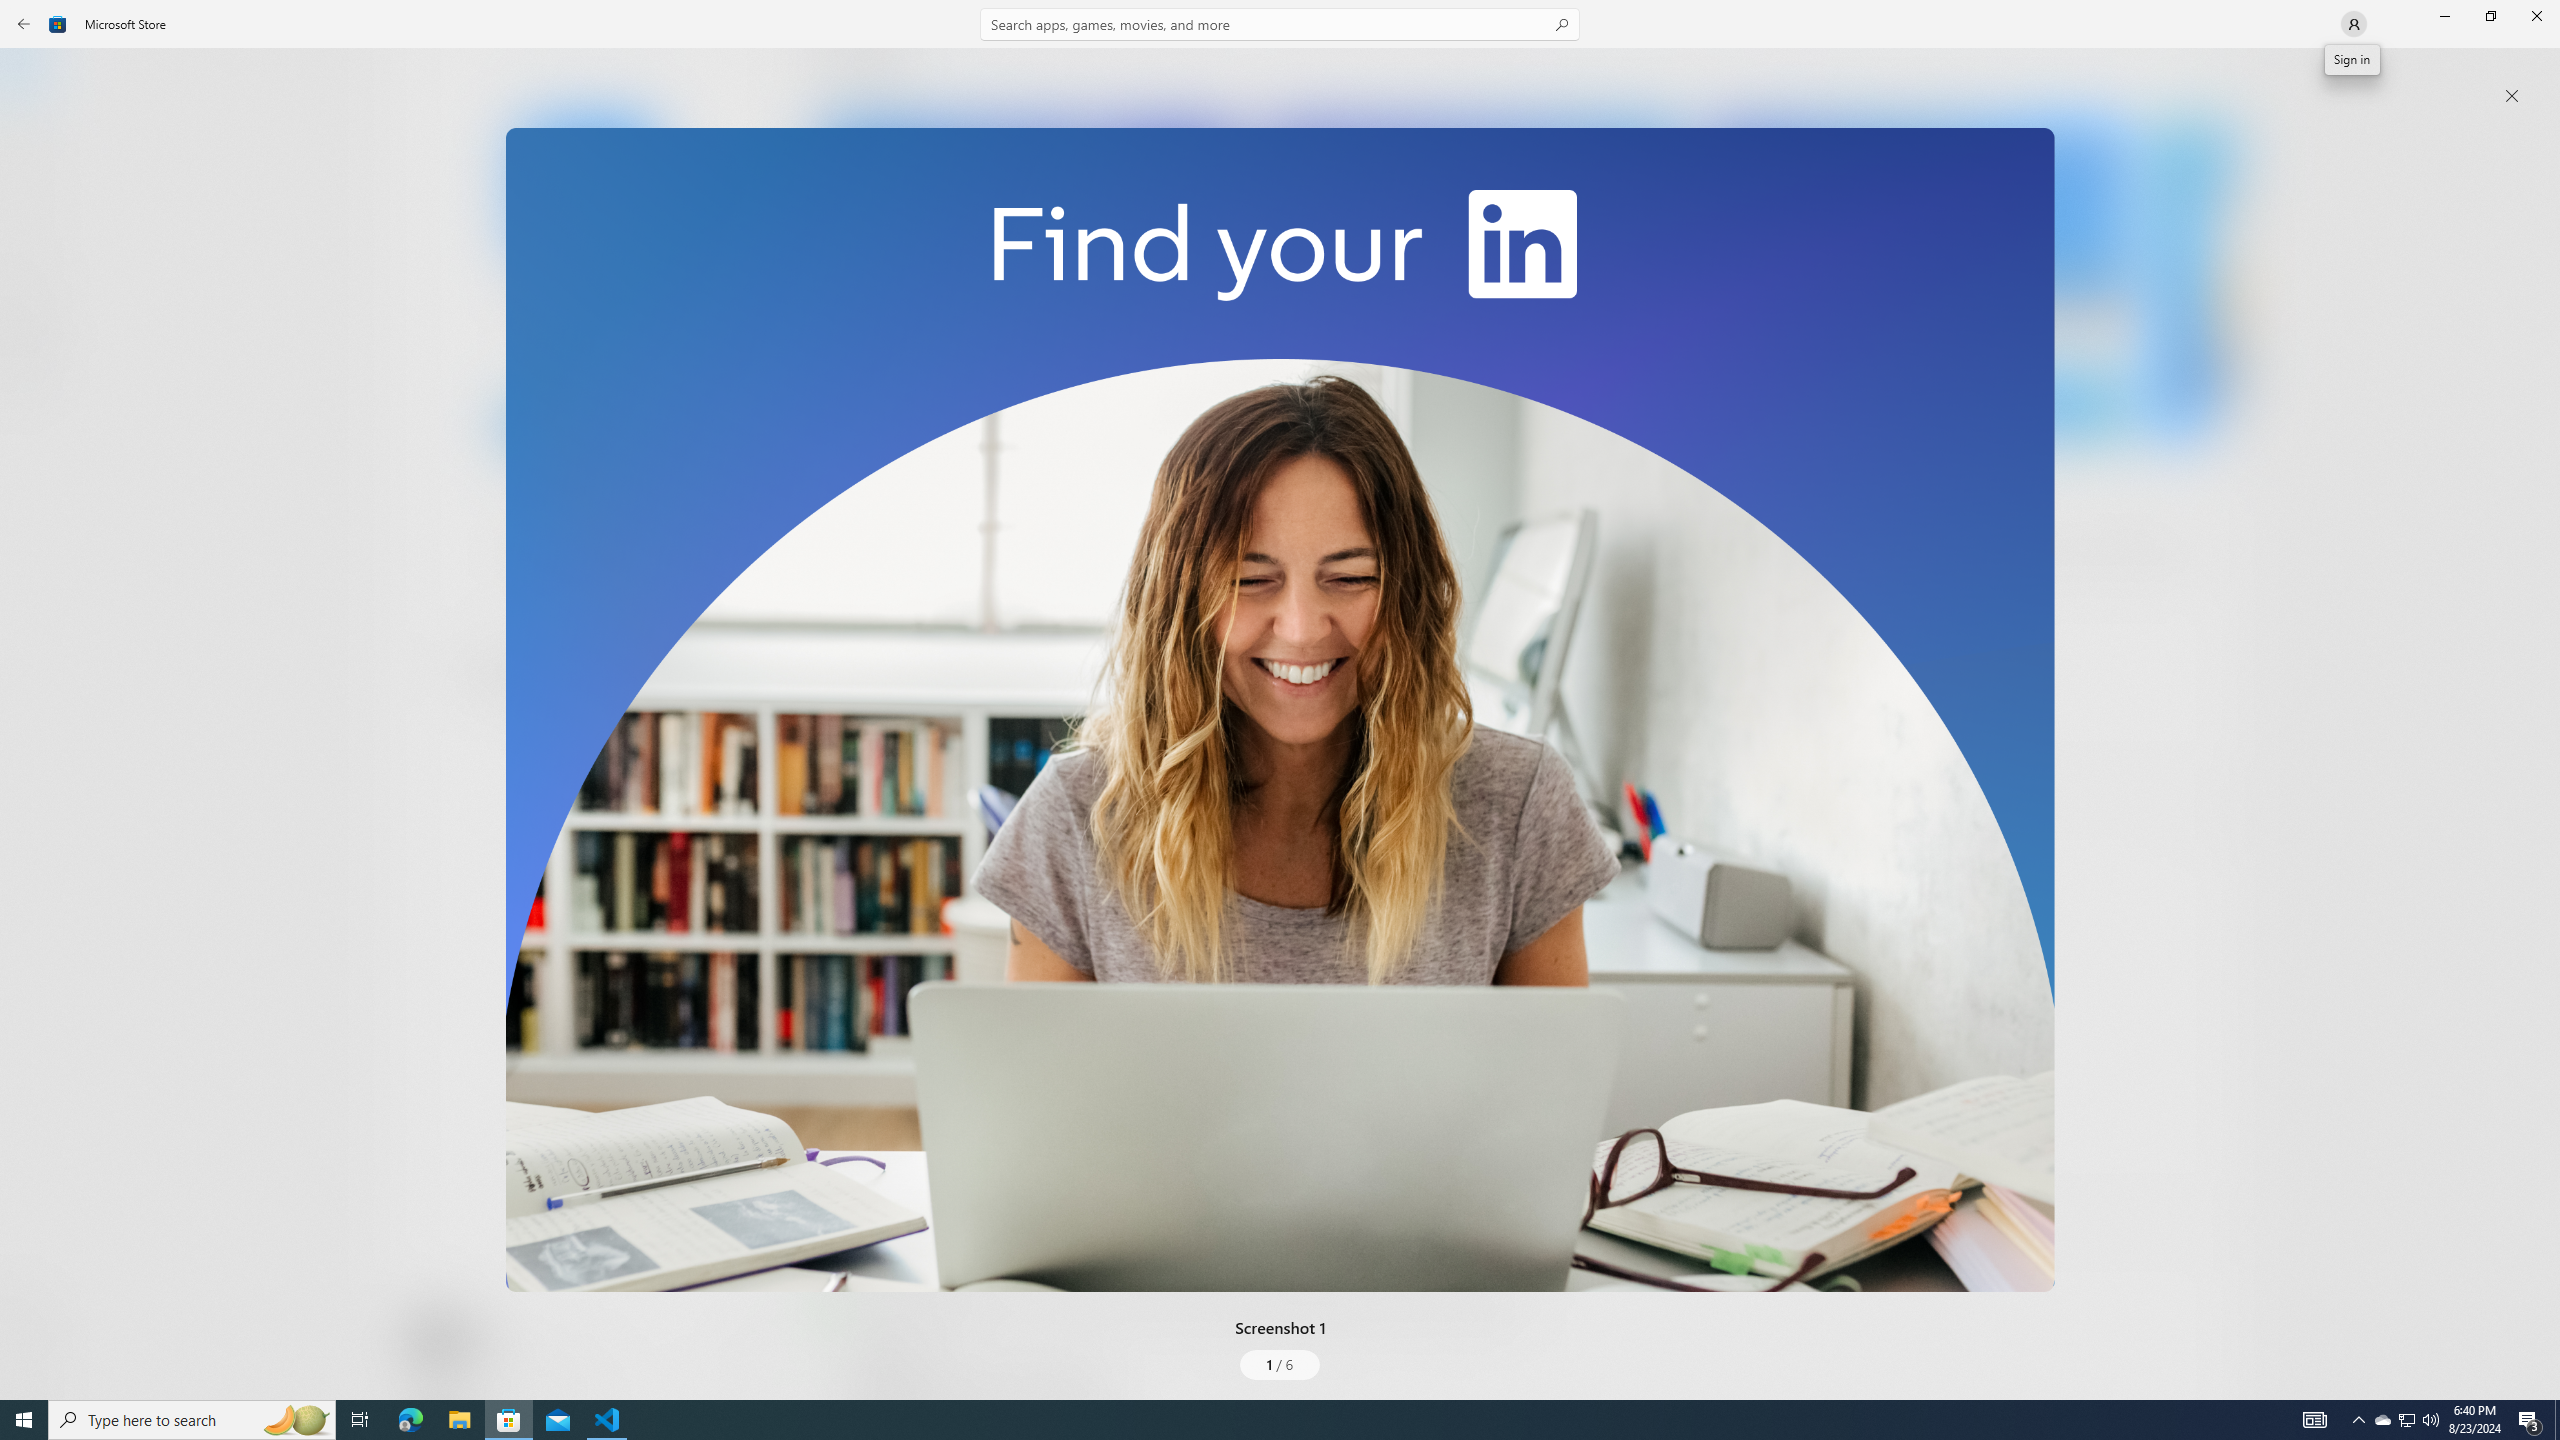 This screenshot has width=2560, height=1440. What do you see at coordinates (34, 326) in the screenshot?
I see `'Entertainment'` at bounding box center [34, 326].